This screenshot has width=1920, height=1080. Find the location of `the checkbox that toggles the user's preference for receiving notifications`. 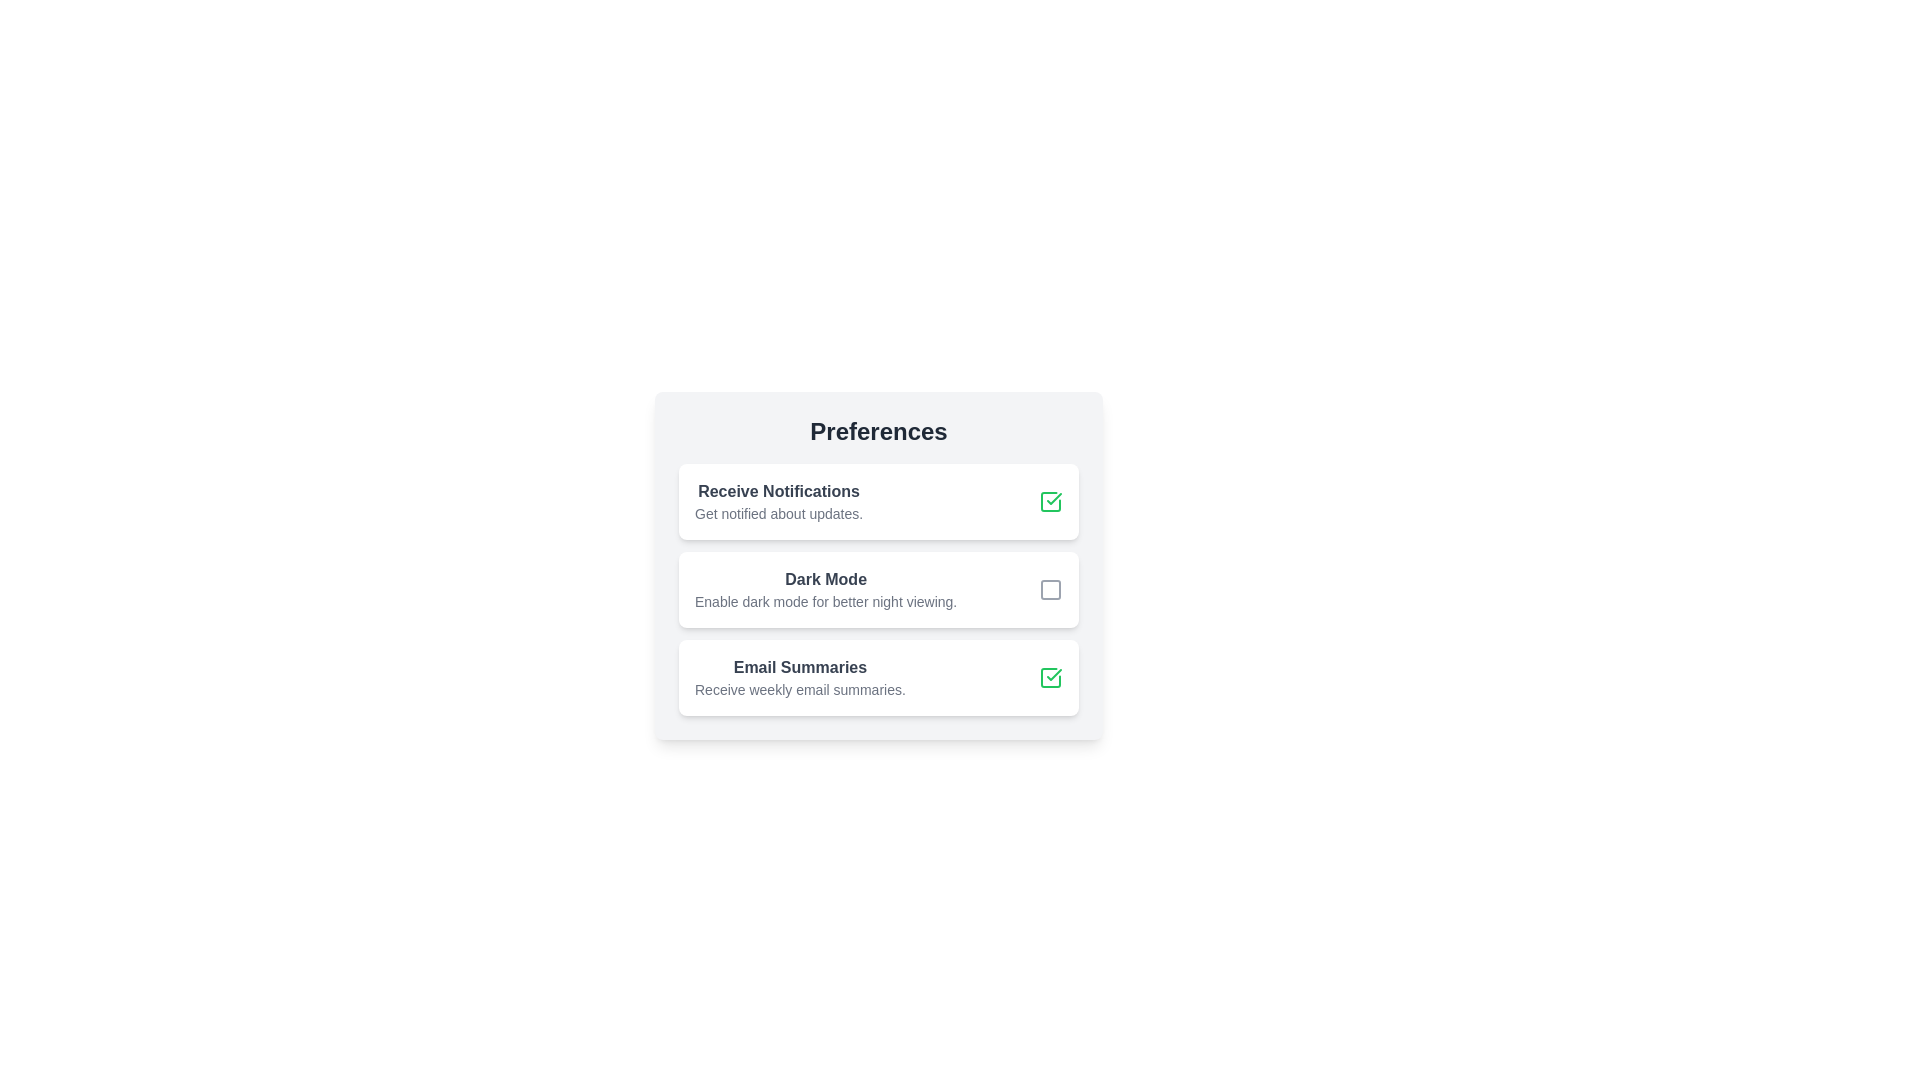

the checkbox that toggles the user's preference for receiving notifications is located at coordinates (1050, 500).